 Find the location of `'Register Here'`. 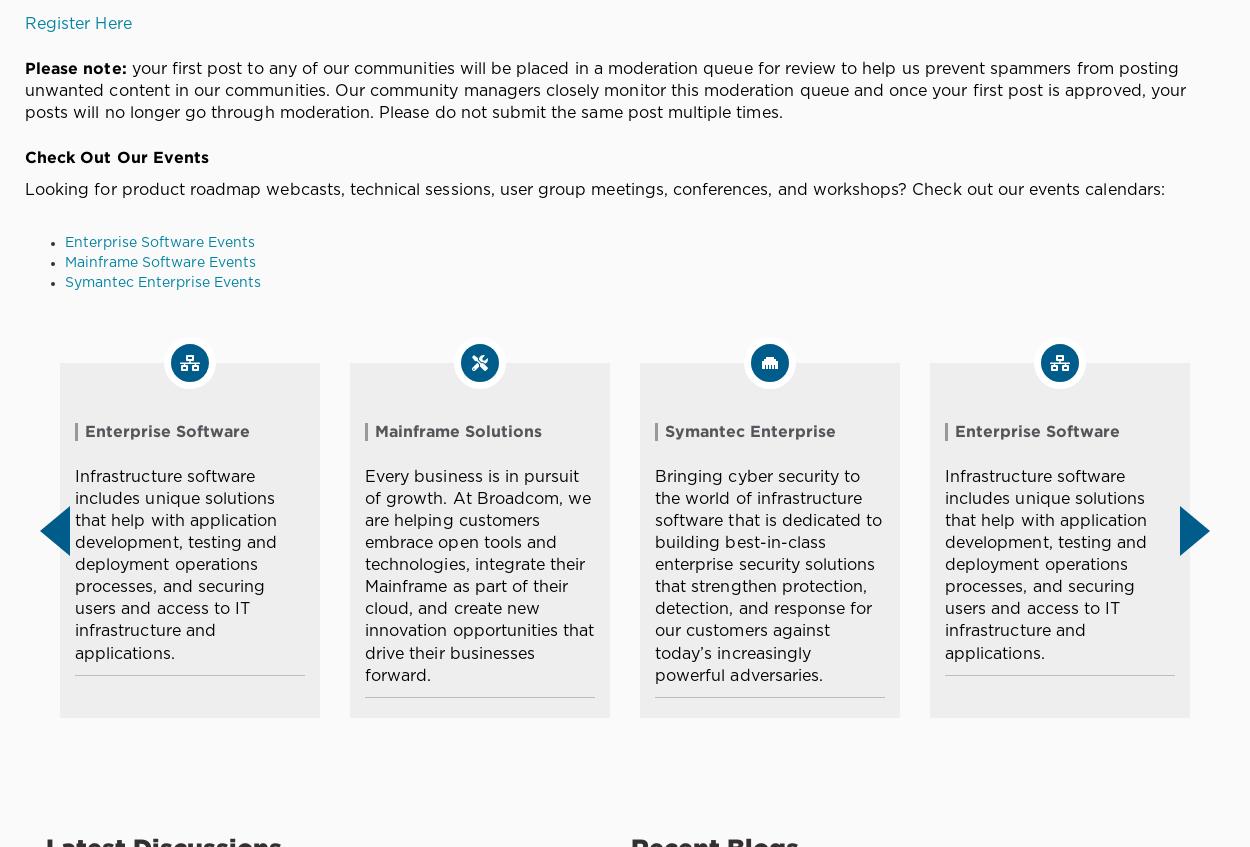

'Register Here' is located at coordinates (77, 22).